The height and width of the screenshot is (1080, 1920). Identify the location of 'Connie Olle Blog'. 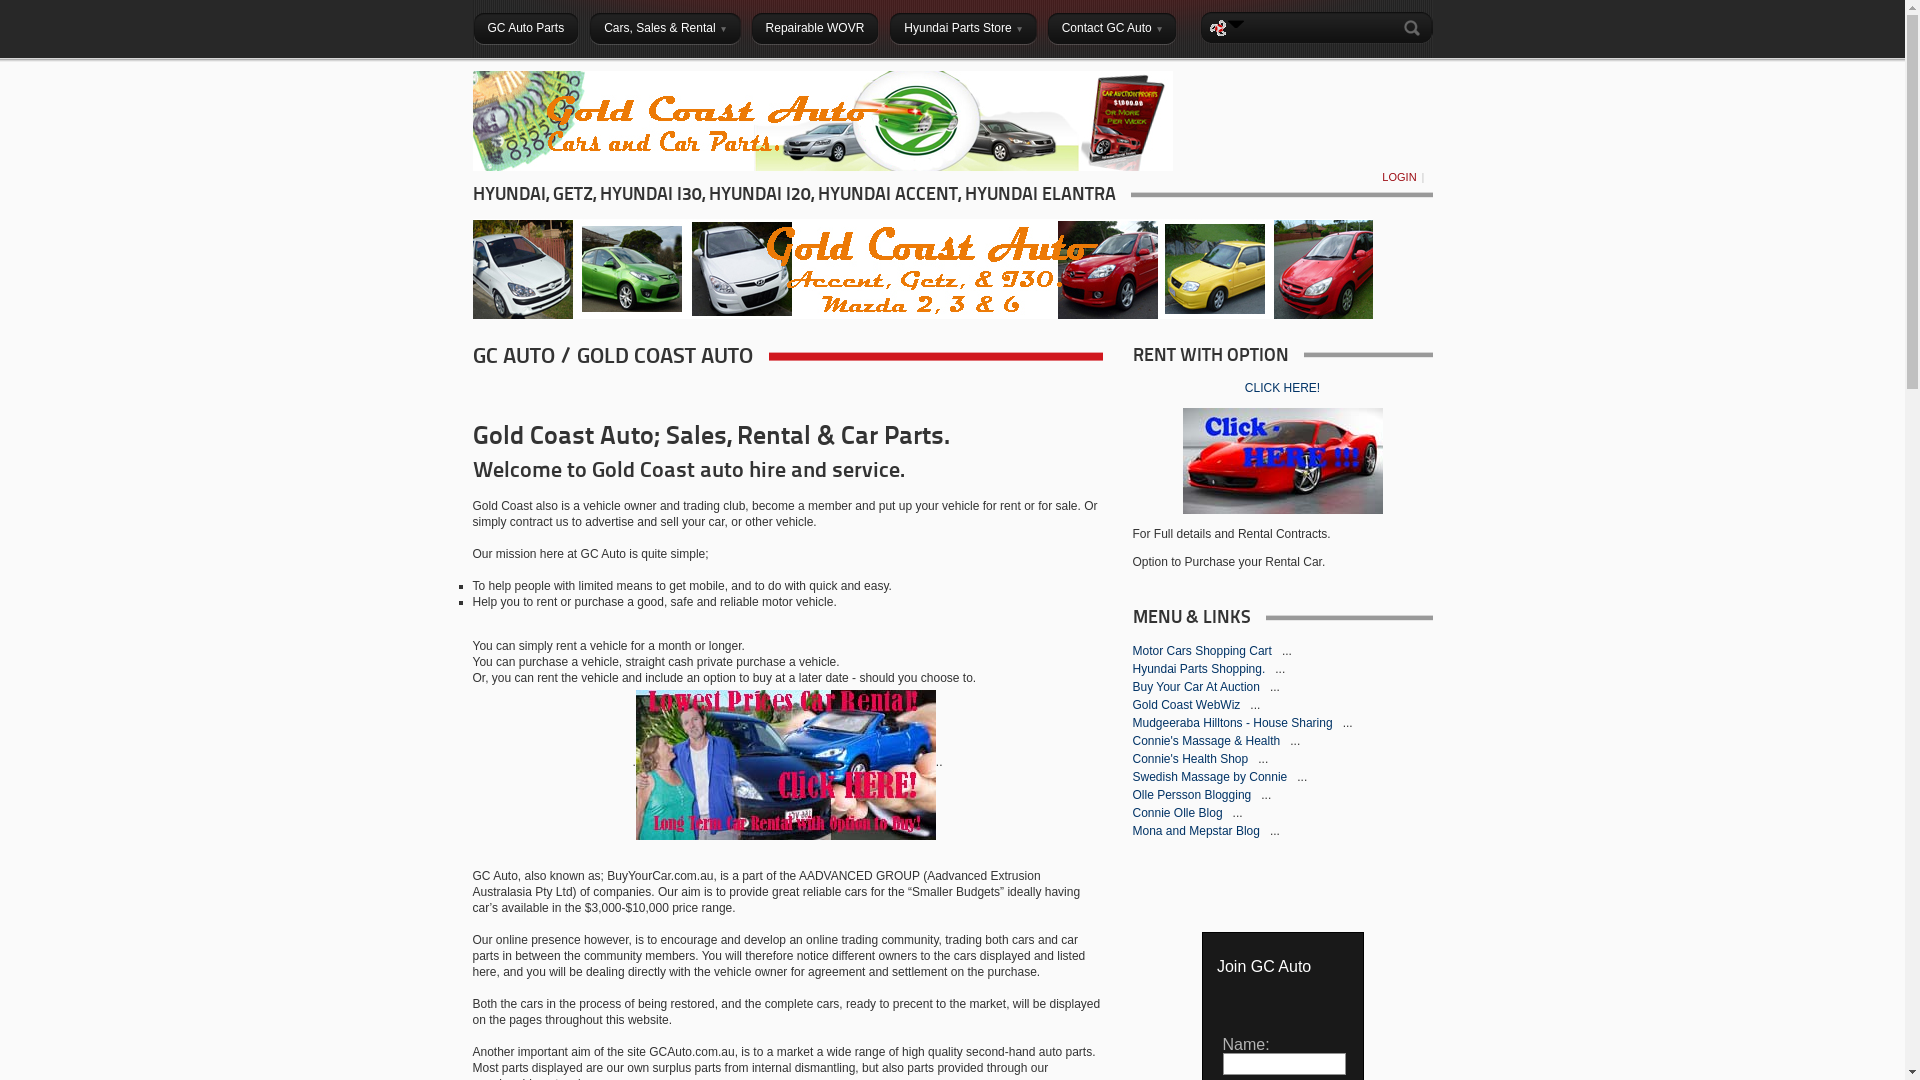
(1178, 813).